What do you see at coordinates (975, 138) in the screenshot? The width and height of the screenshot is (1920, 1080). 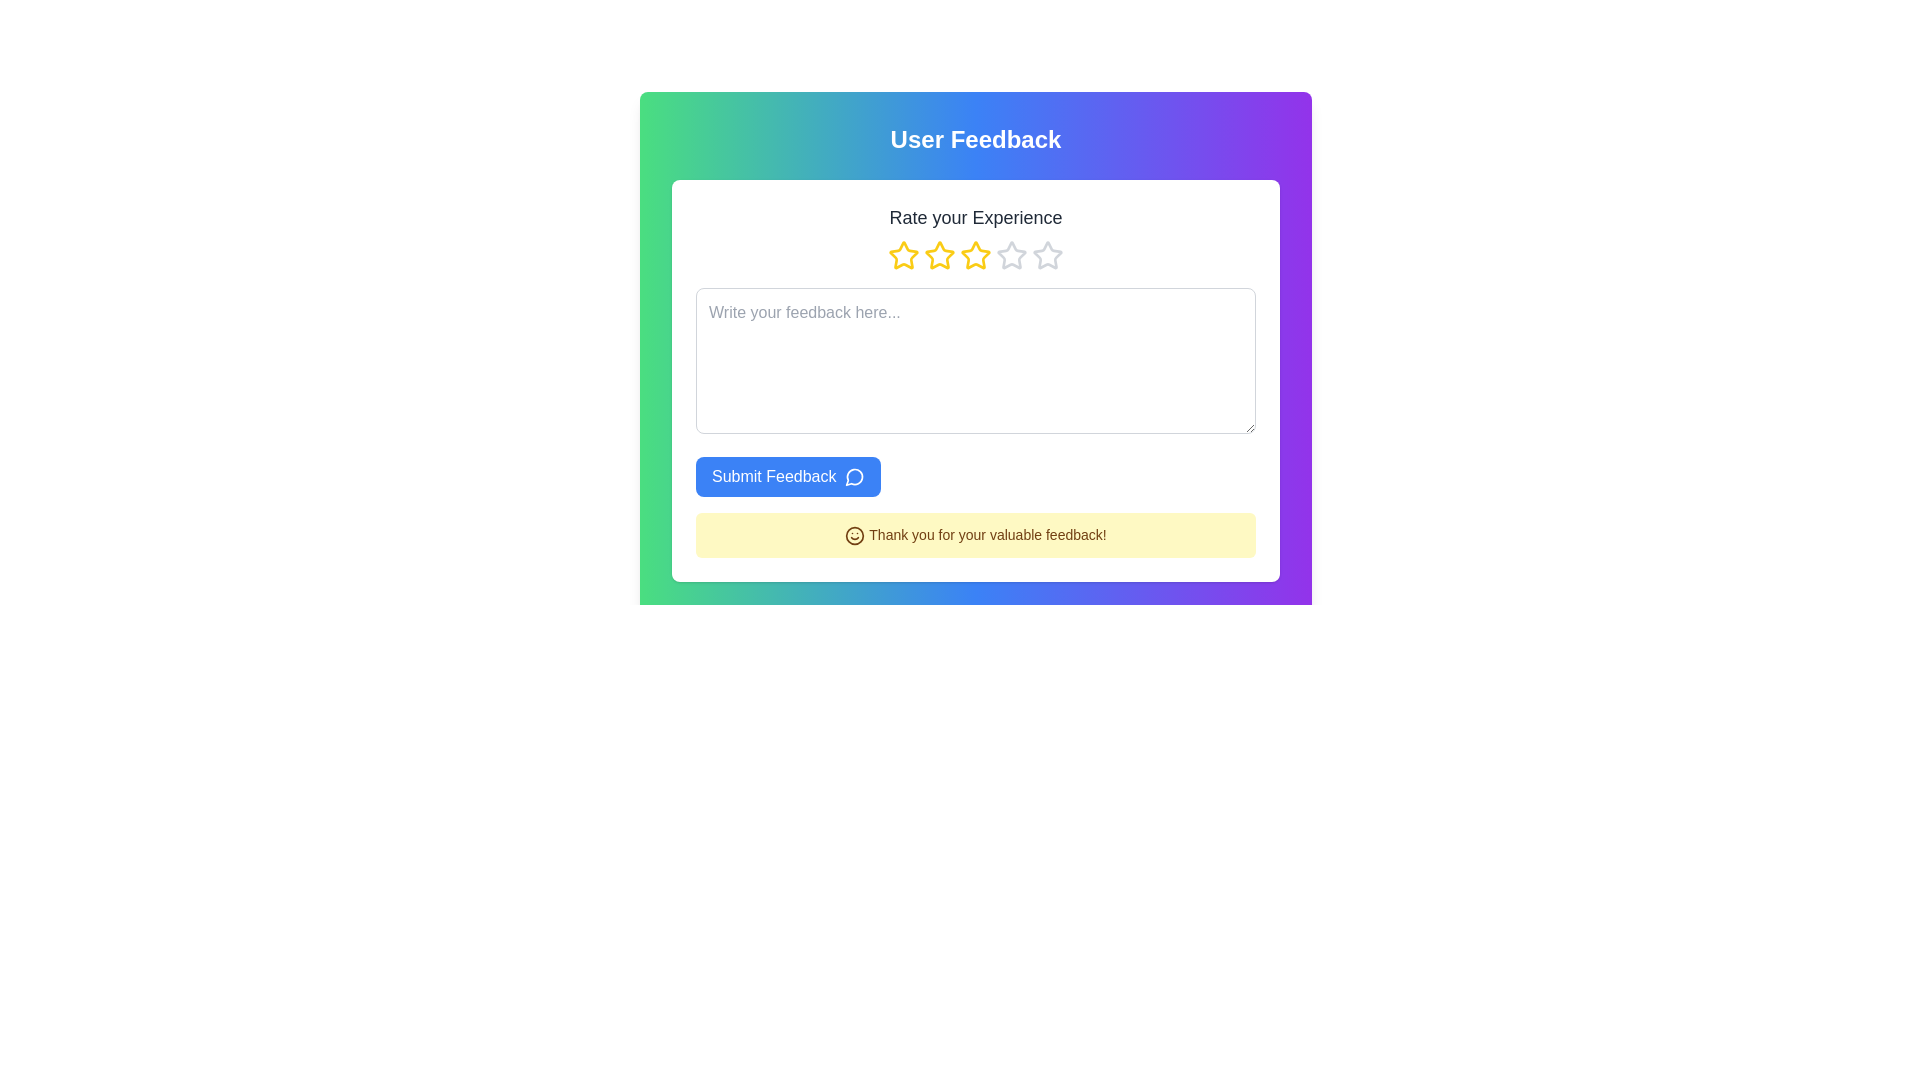 I see `the 'User Feedback' text label, which is prominently displayed in a bold, large font and centrally aligned against a colorful gradient background` at bounding box center [975, 138].